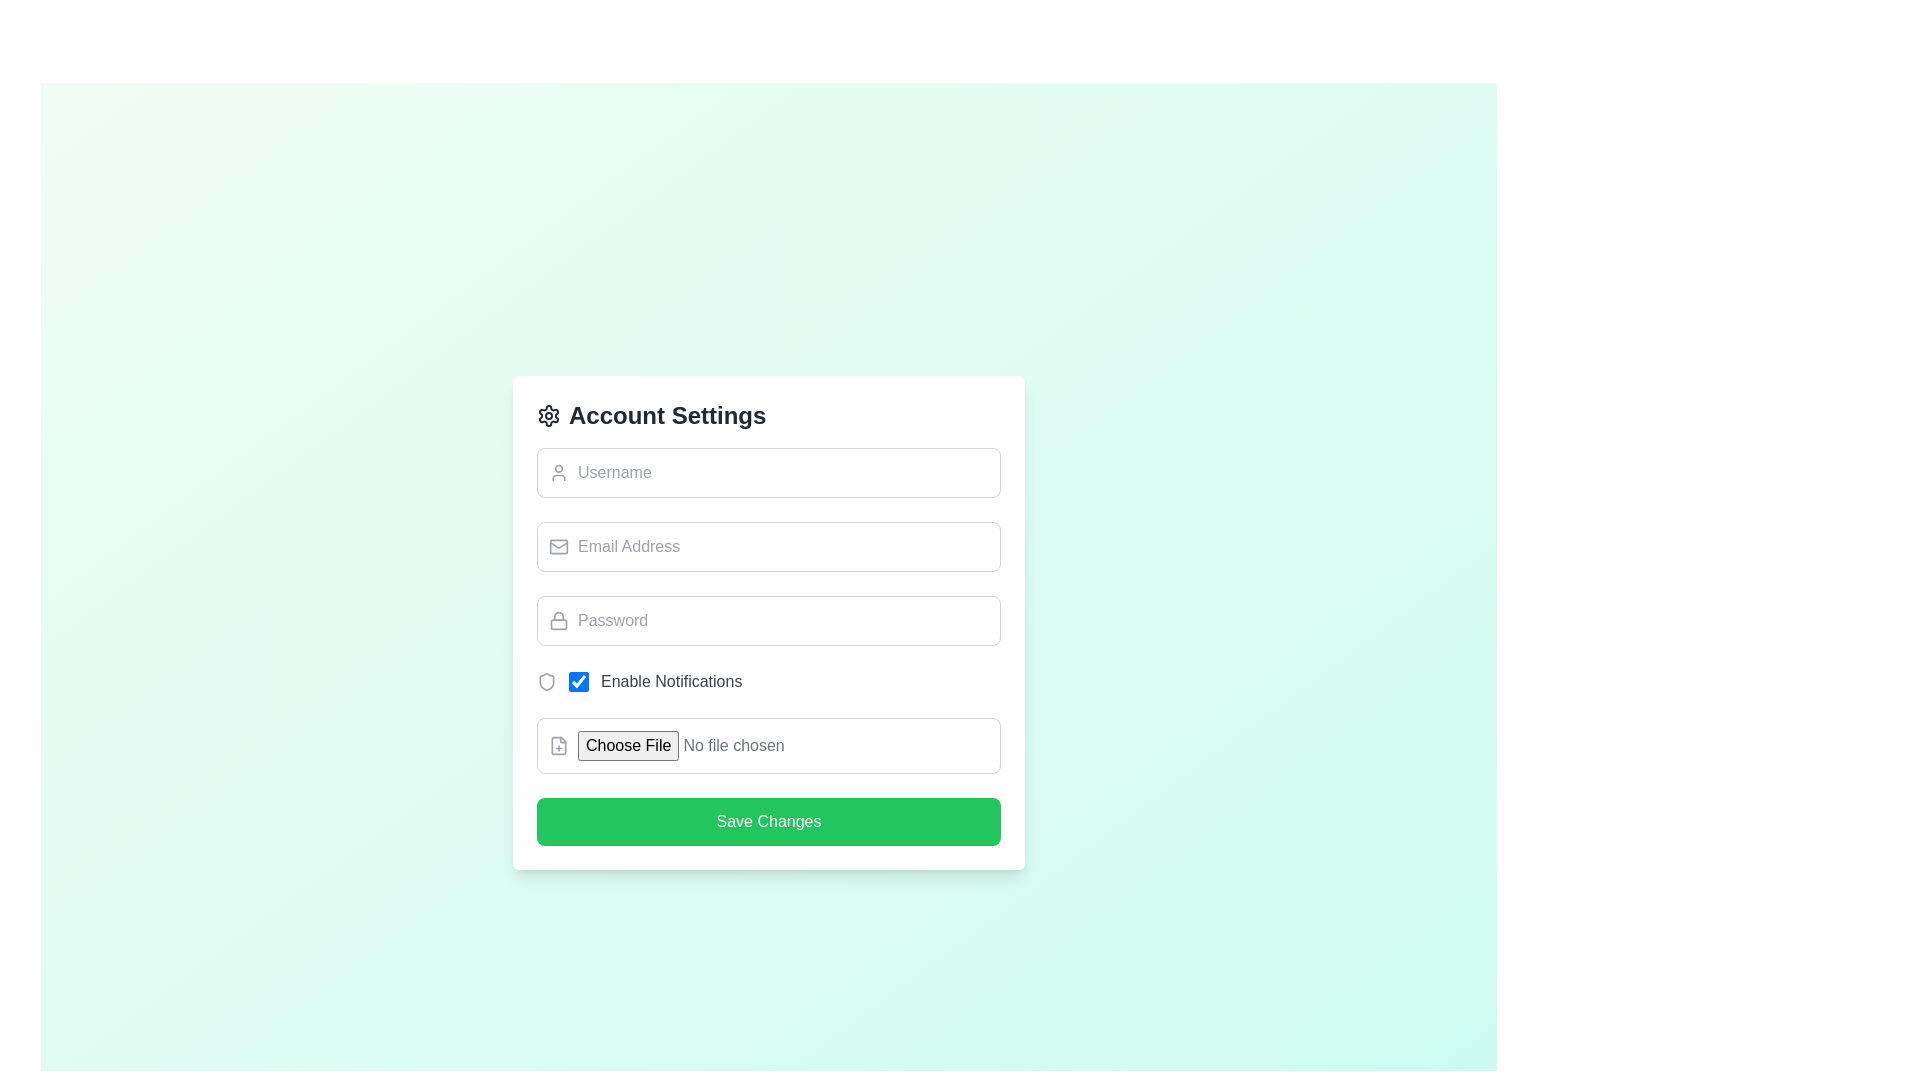  Describe the element at coordinates (671, 681) in the screenshot. I see `text of the label positioned to the right of the checkbox in the account settings section, located below the password field and above the file selection input` at that location.